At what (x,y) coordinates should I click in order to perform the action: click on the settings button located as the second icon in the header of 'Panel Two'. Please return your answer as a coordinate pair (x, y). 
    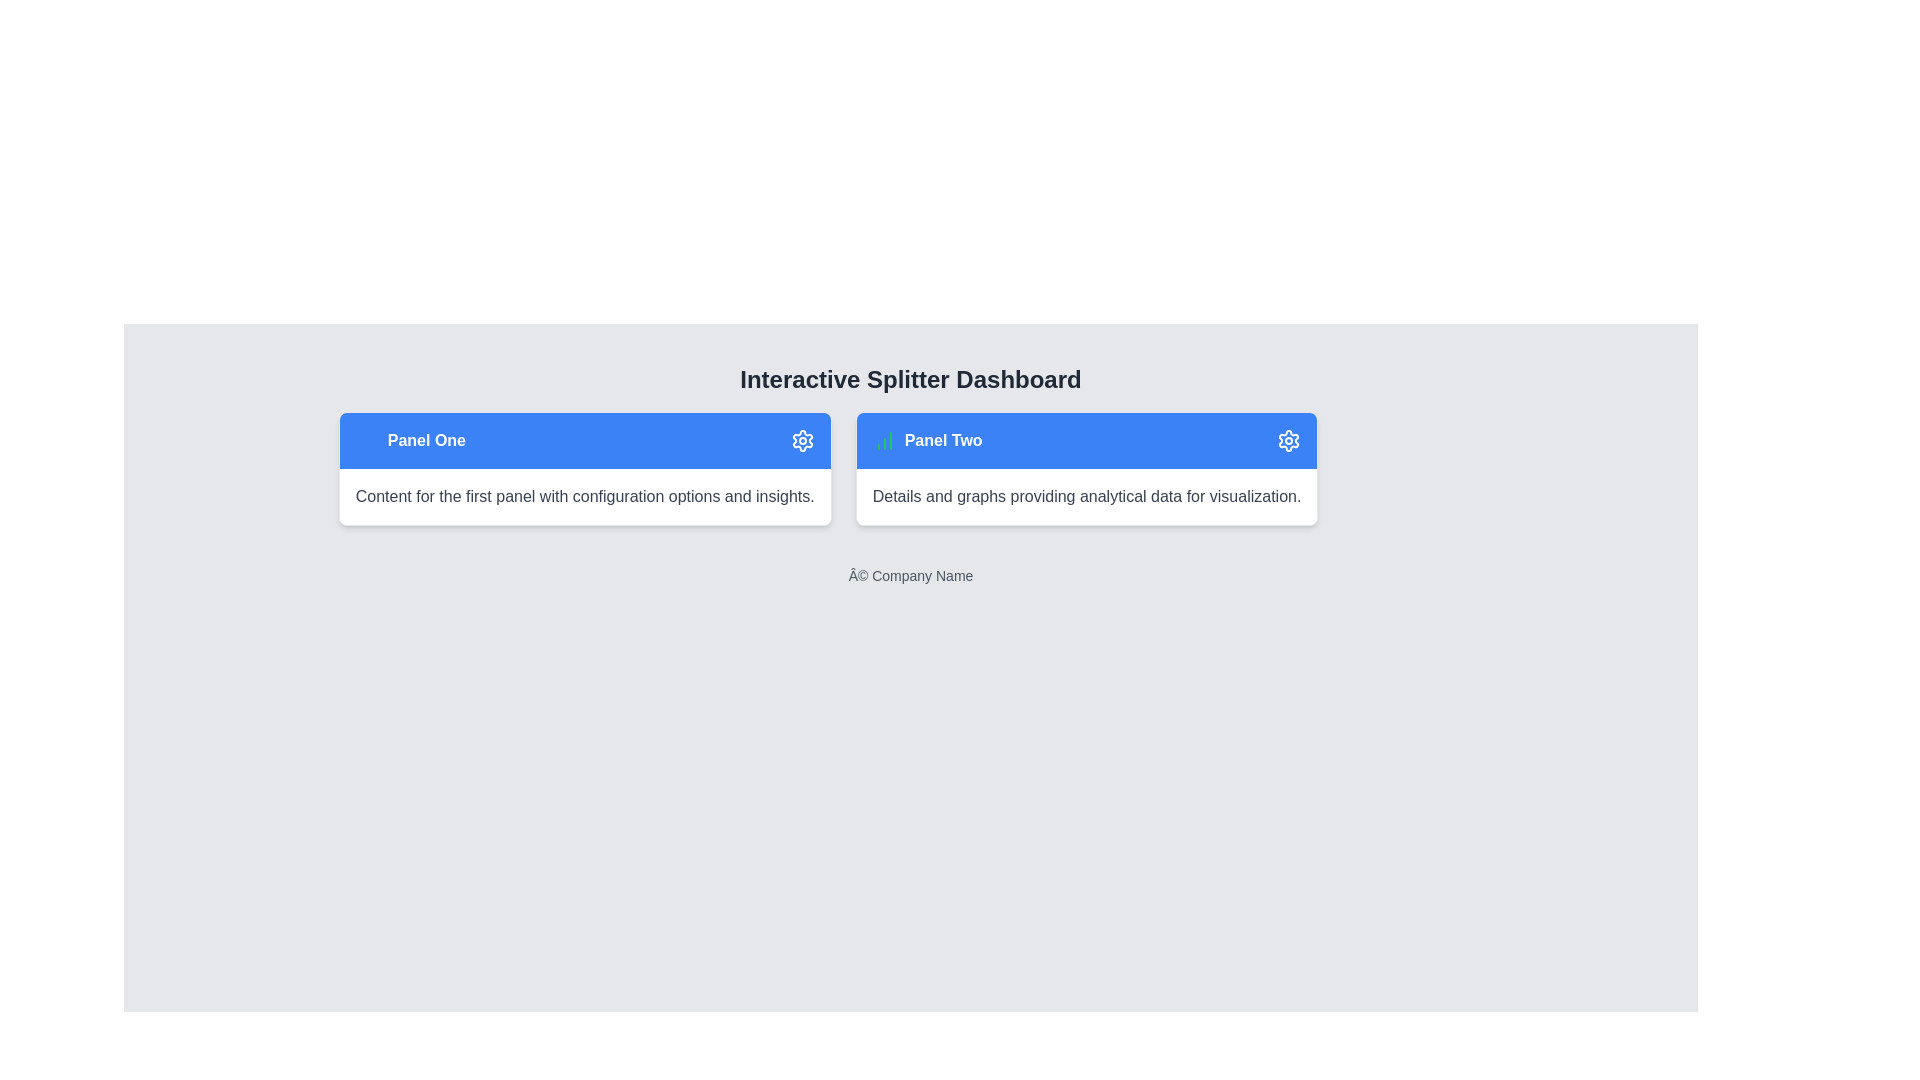
    Looking at the image, I should click on (1289, 439).